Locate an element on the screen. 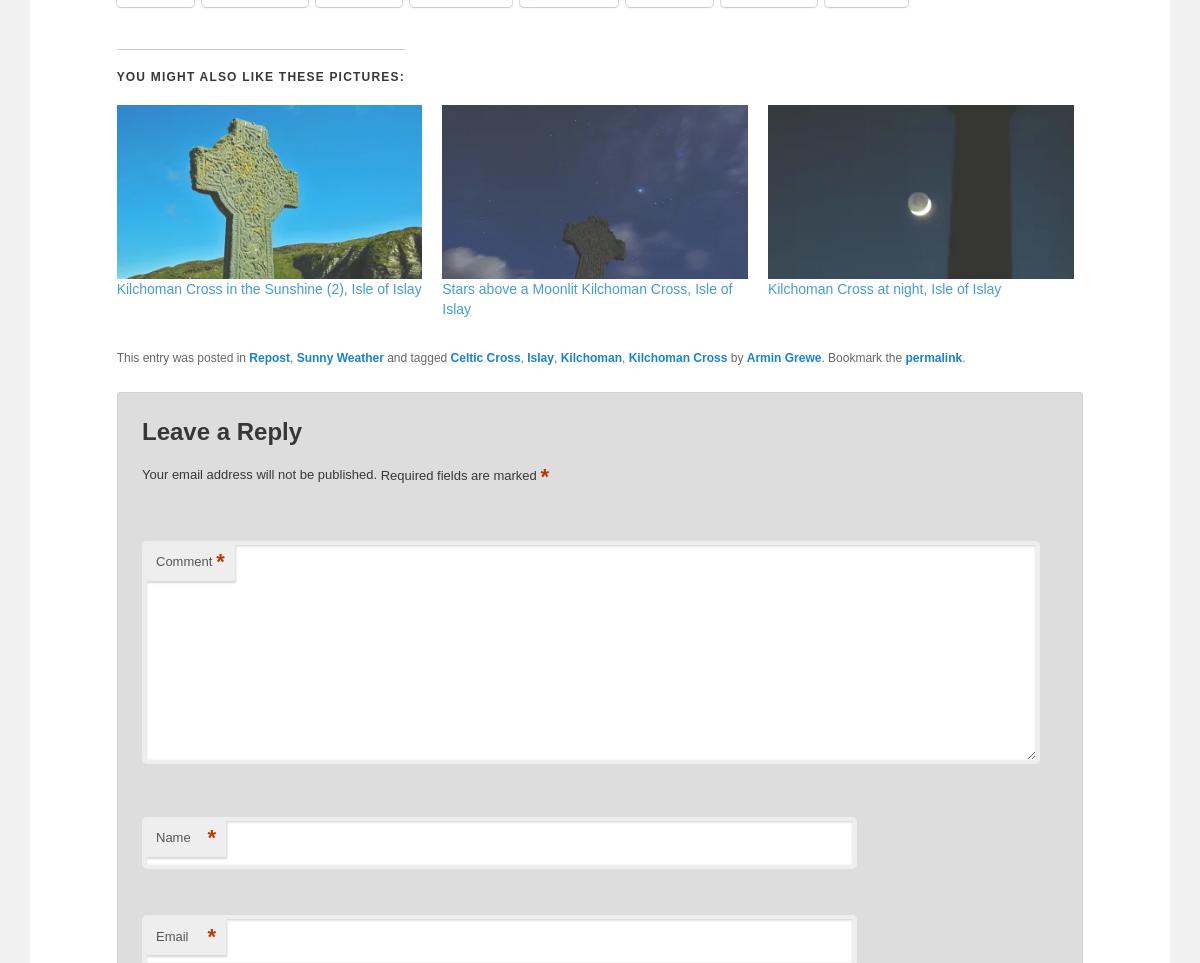 The image size is (1200, 963). 'Leave a Reply' is located at coordinates (221, 431).